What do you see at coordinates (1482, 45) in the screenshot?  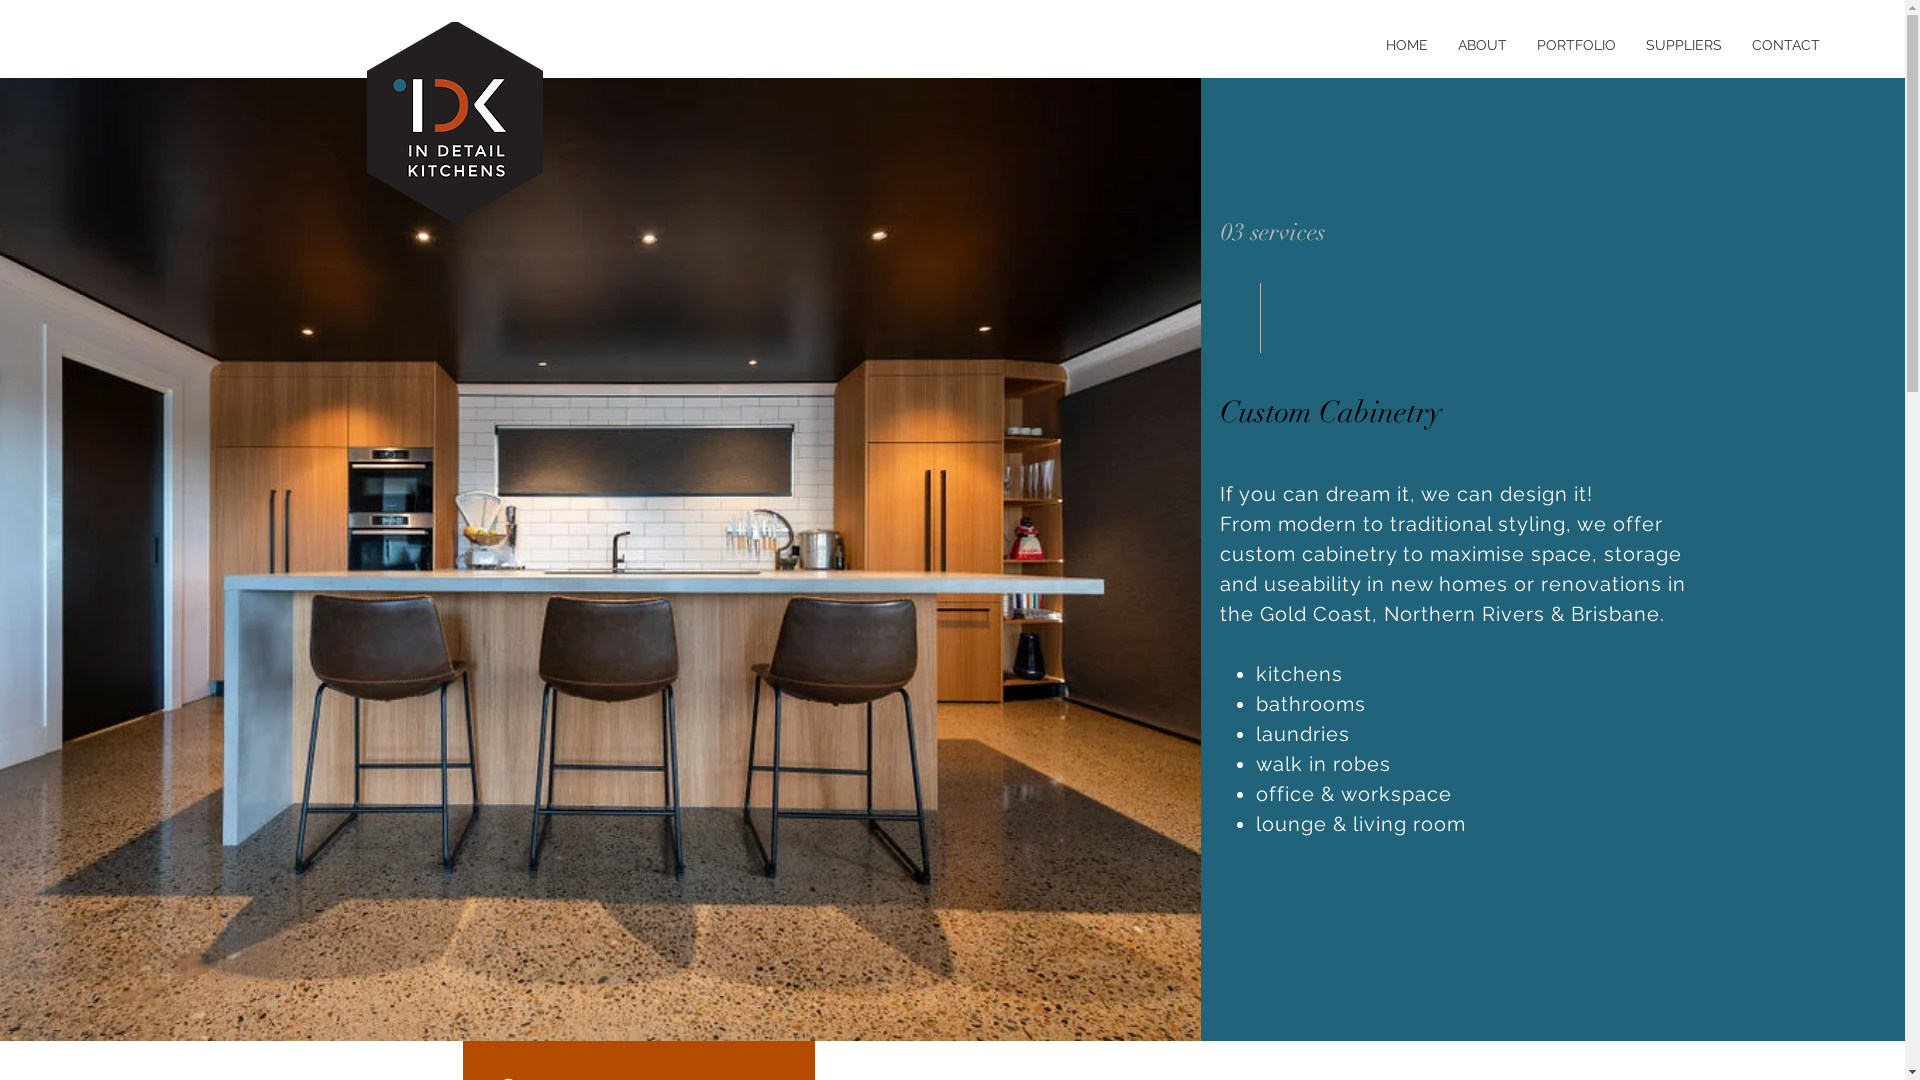 I see `'ABOUT'` at bounding box center [1482, 45].